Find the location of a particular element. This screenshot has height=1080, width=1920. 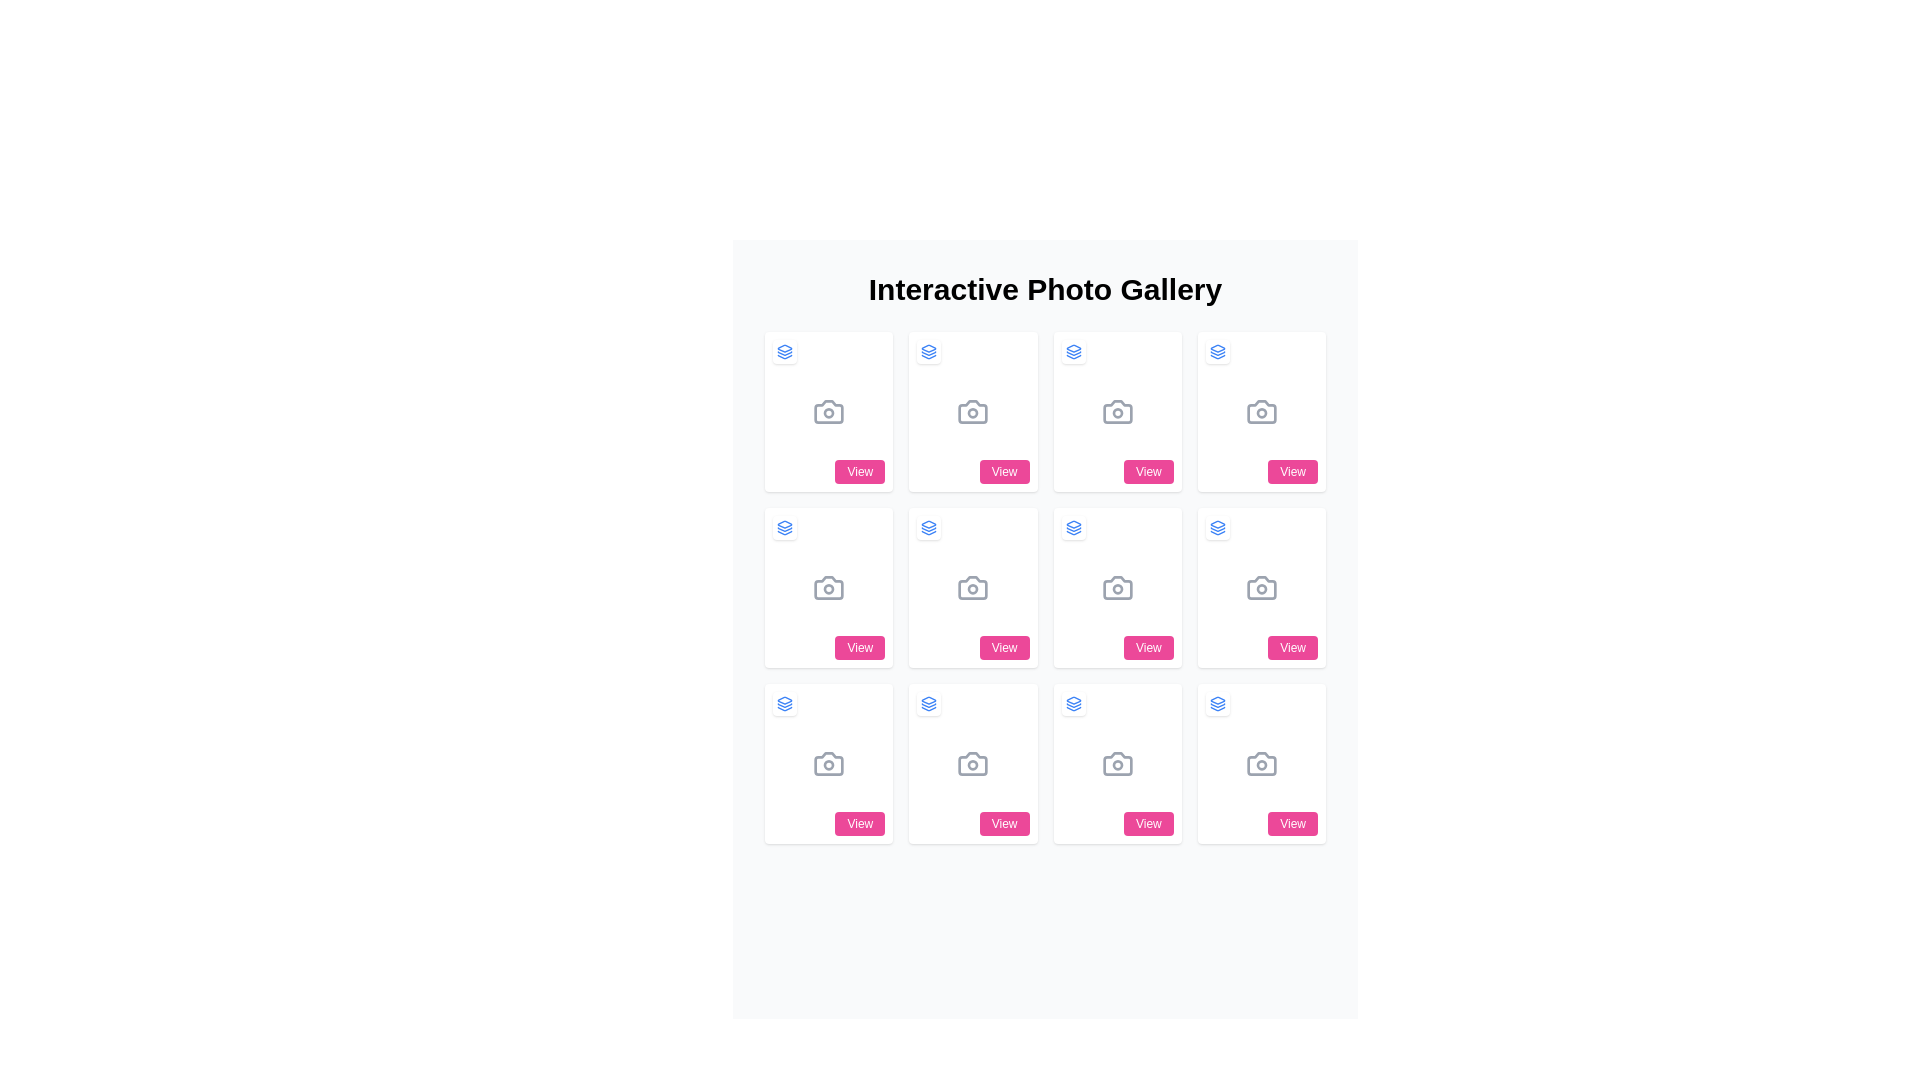

the camera icon located in the third row and third column of the grid under the 'Interactive Photo Gallery' title is located at coordinates (1260, 586).